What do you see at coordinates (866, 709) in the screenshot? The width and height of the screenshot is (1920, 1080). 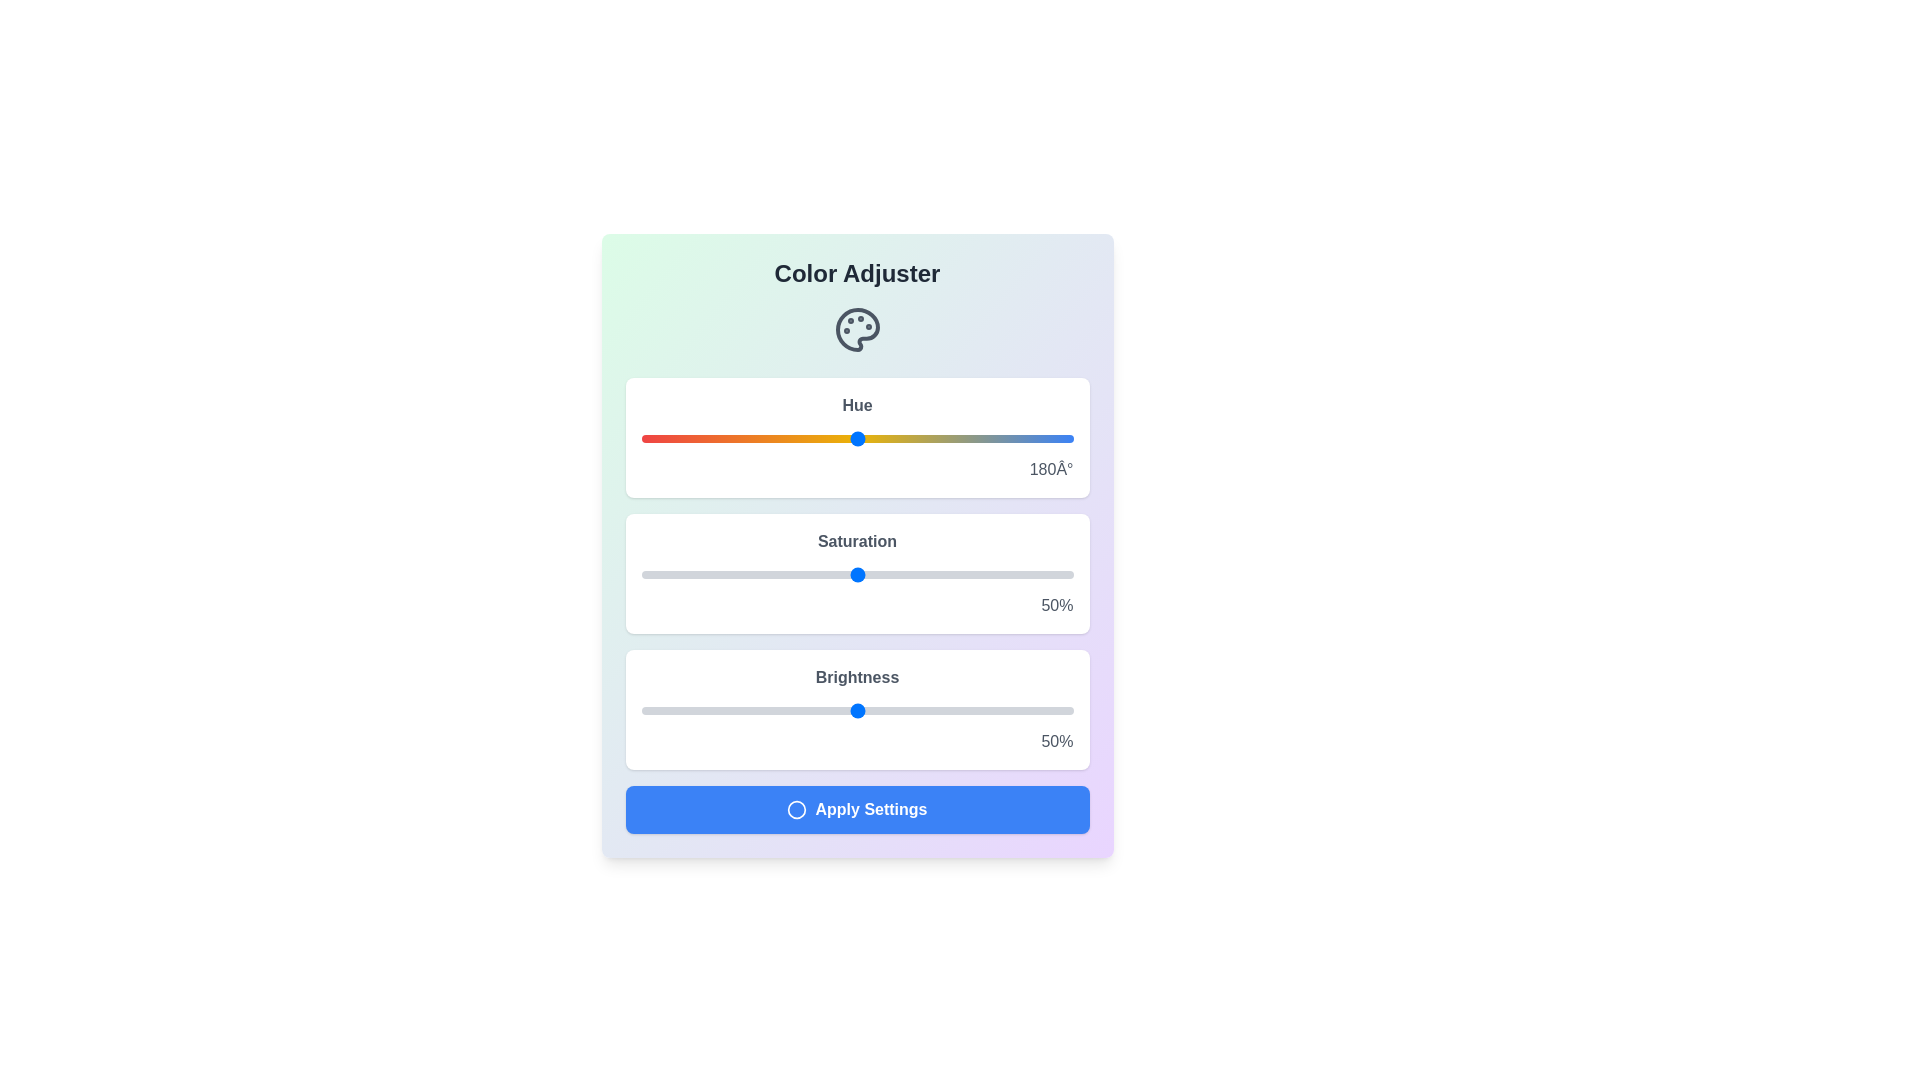 I see `the brightness slider to 52% by dragging the slider to the corresponding position` at bounding box center [866, 709].